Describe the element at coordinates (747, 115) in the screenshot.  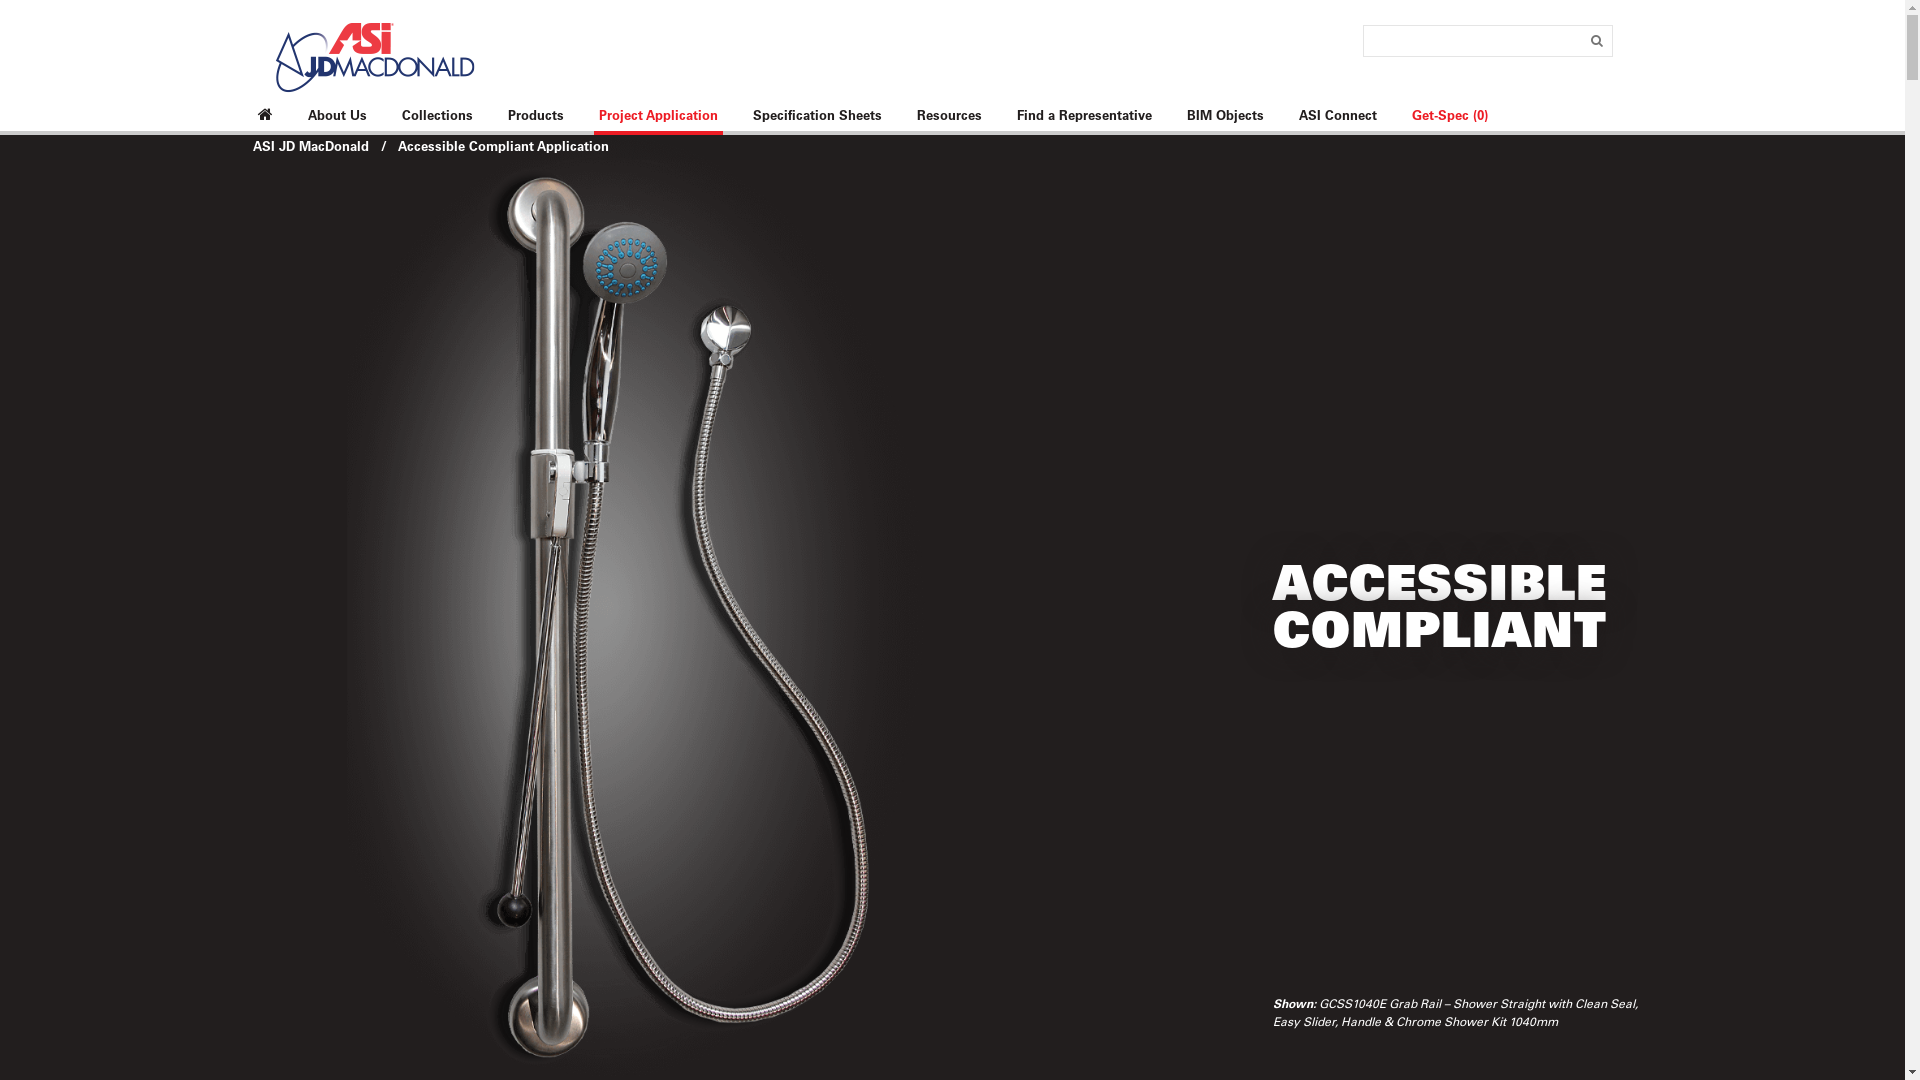
I see `'Specification Sheets'` at that location.